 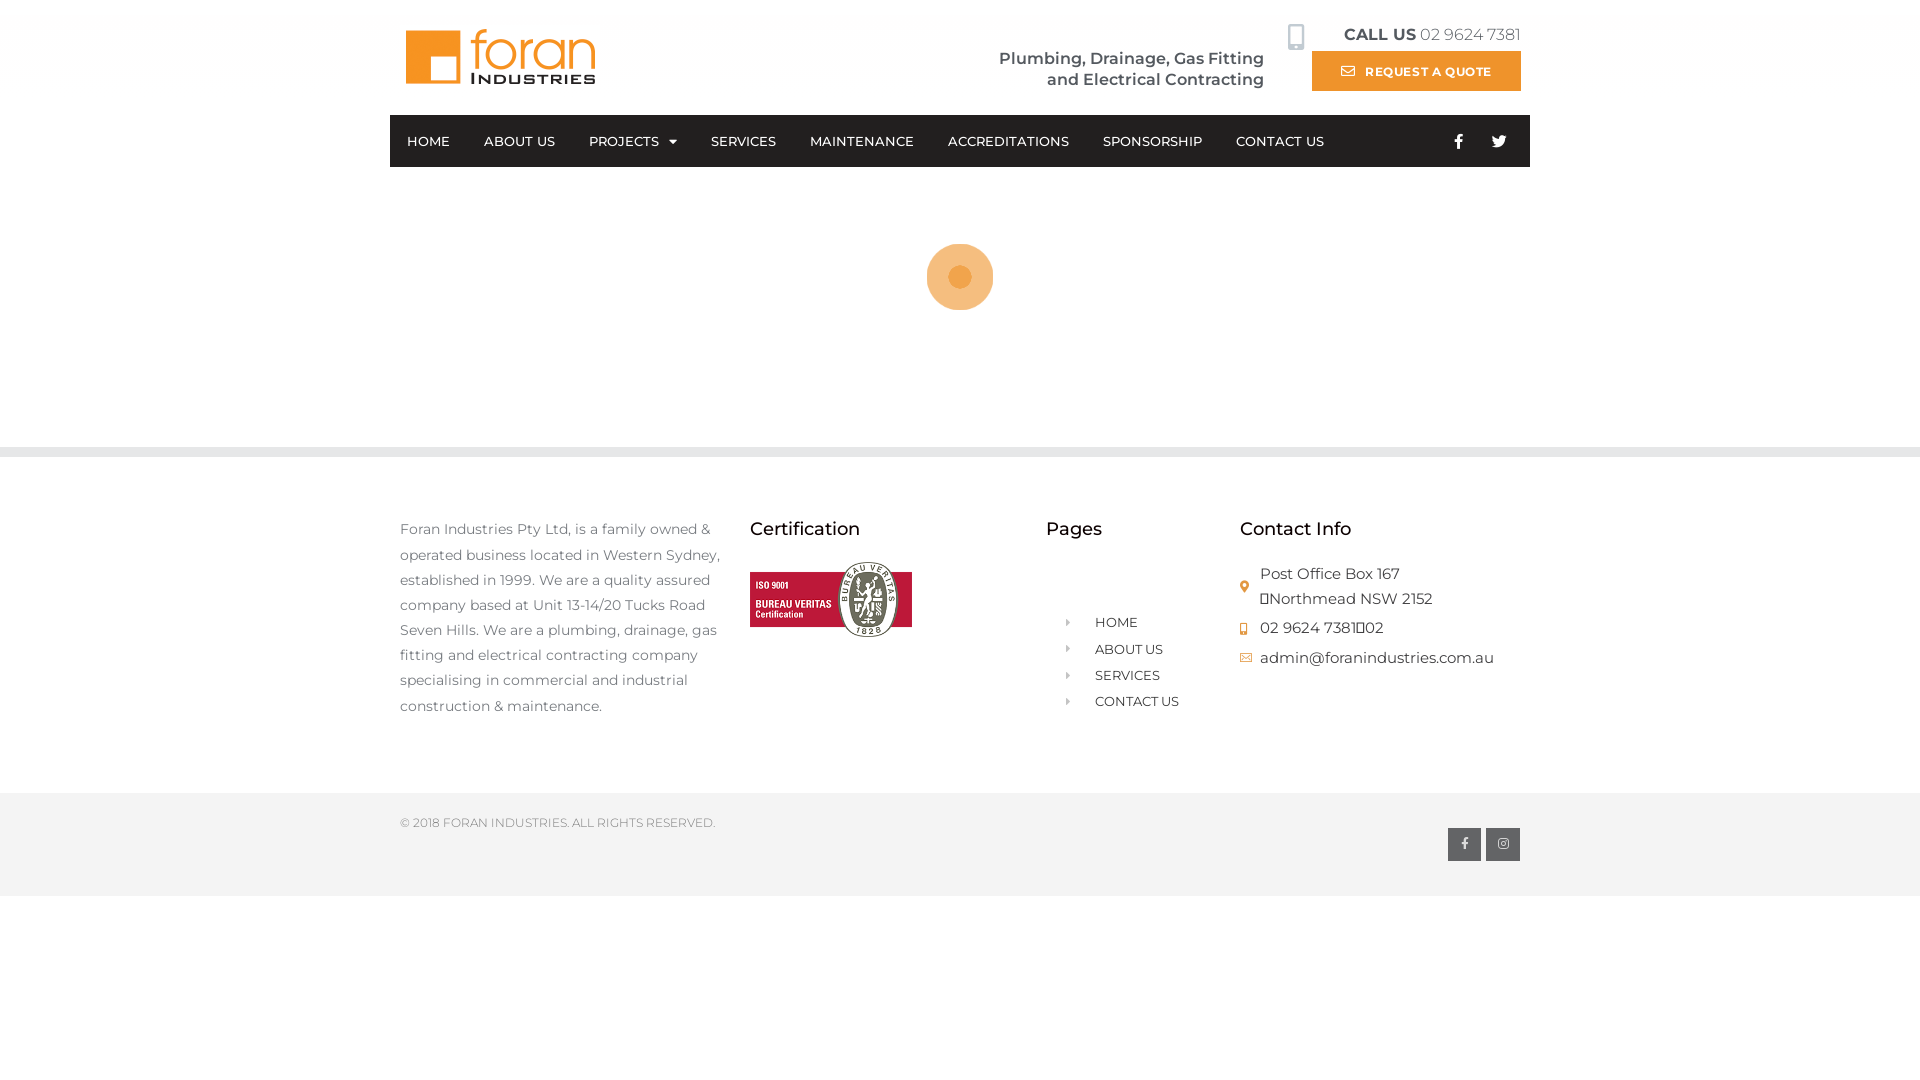 I want to click on 'REQUEST A QUOTE', so click(x=1311, y=69).